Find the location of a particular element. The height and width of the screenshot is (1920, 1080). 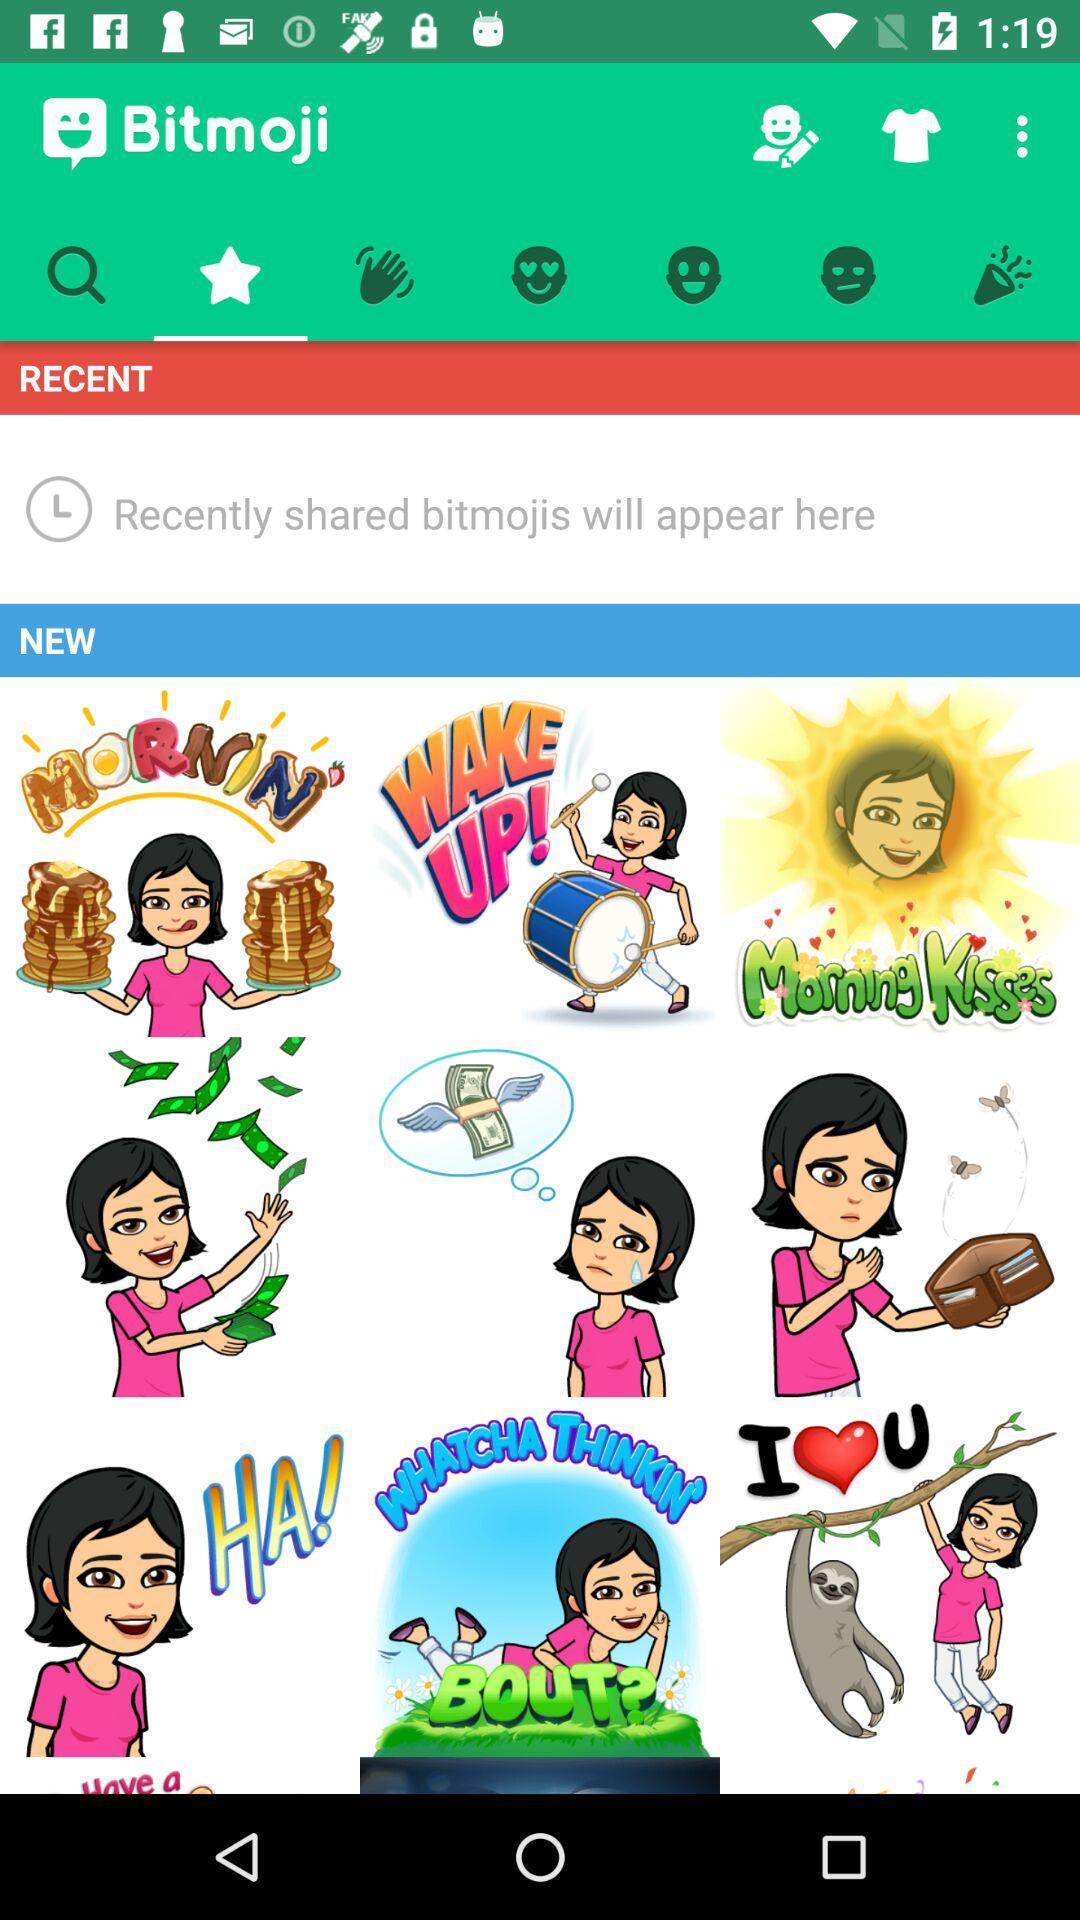

go to a new option is located at coordinates (180, 857).